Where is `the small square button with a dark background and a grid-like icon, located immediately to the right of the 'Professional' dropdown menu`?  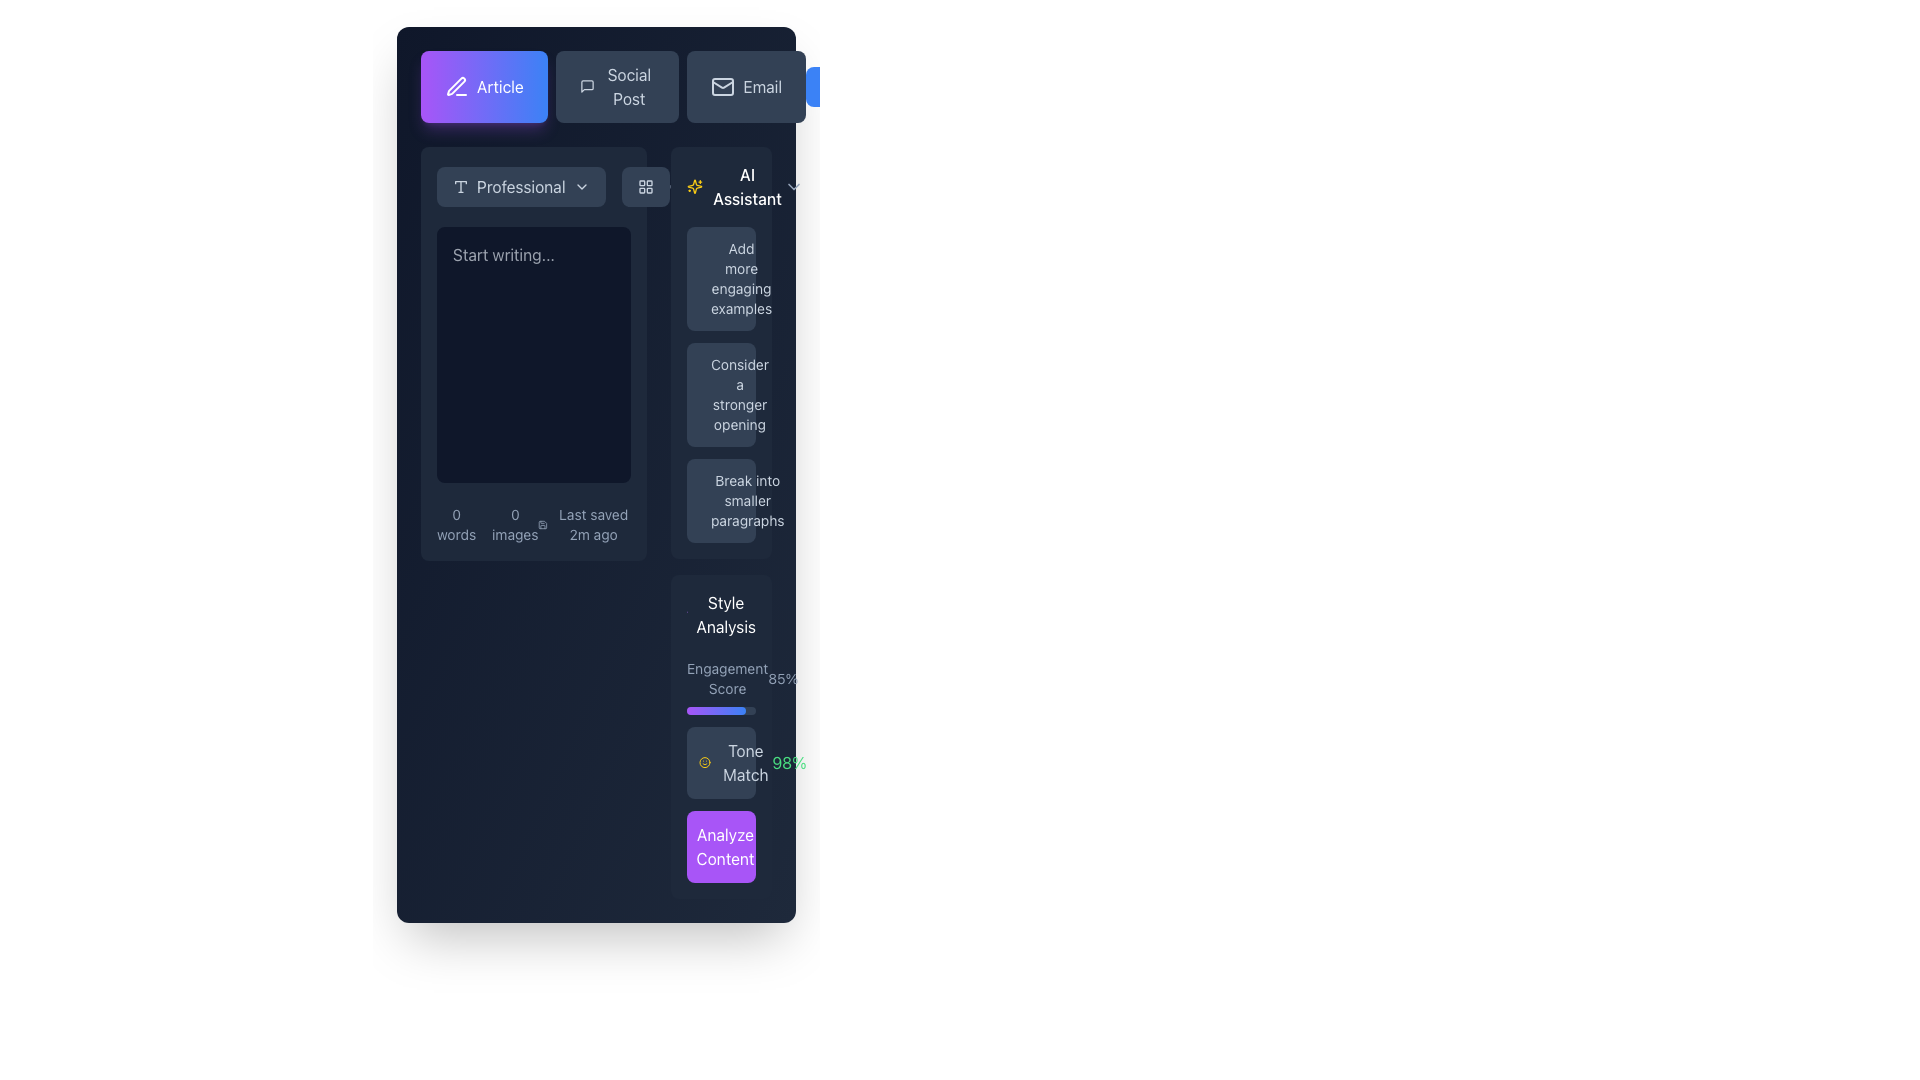
the small square button with a dark background and a grid-like icon, located immediately to the right of the 'Professional' dropdown menu is located at coordinates (645, 186).